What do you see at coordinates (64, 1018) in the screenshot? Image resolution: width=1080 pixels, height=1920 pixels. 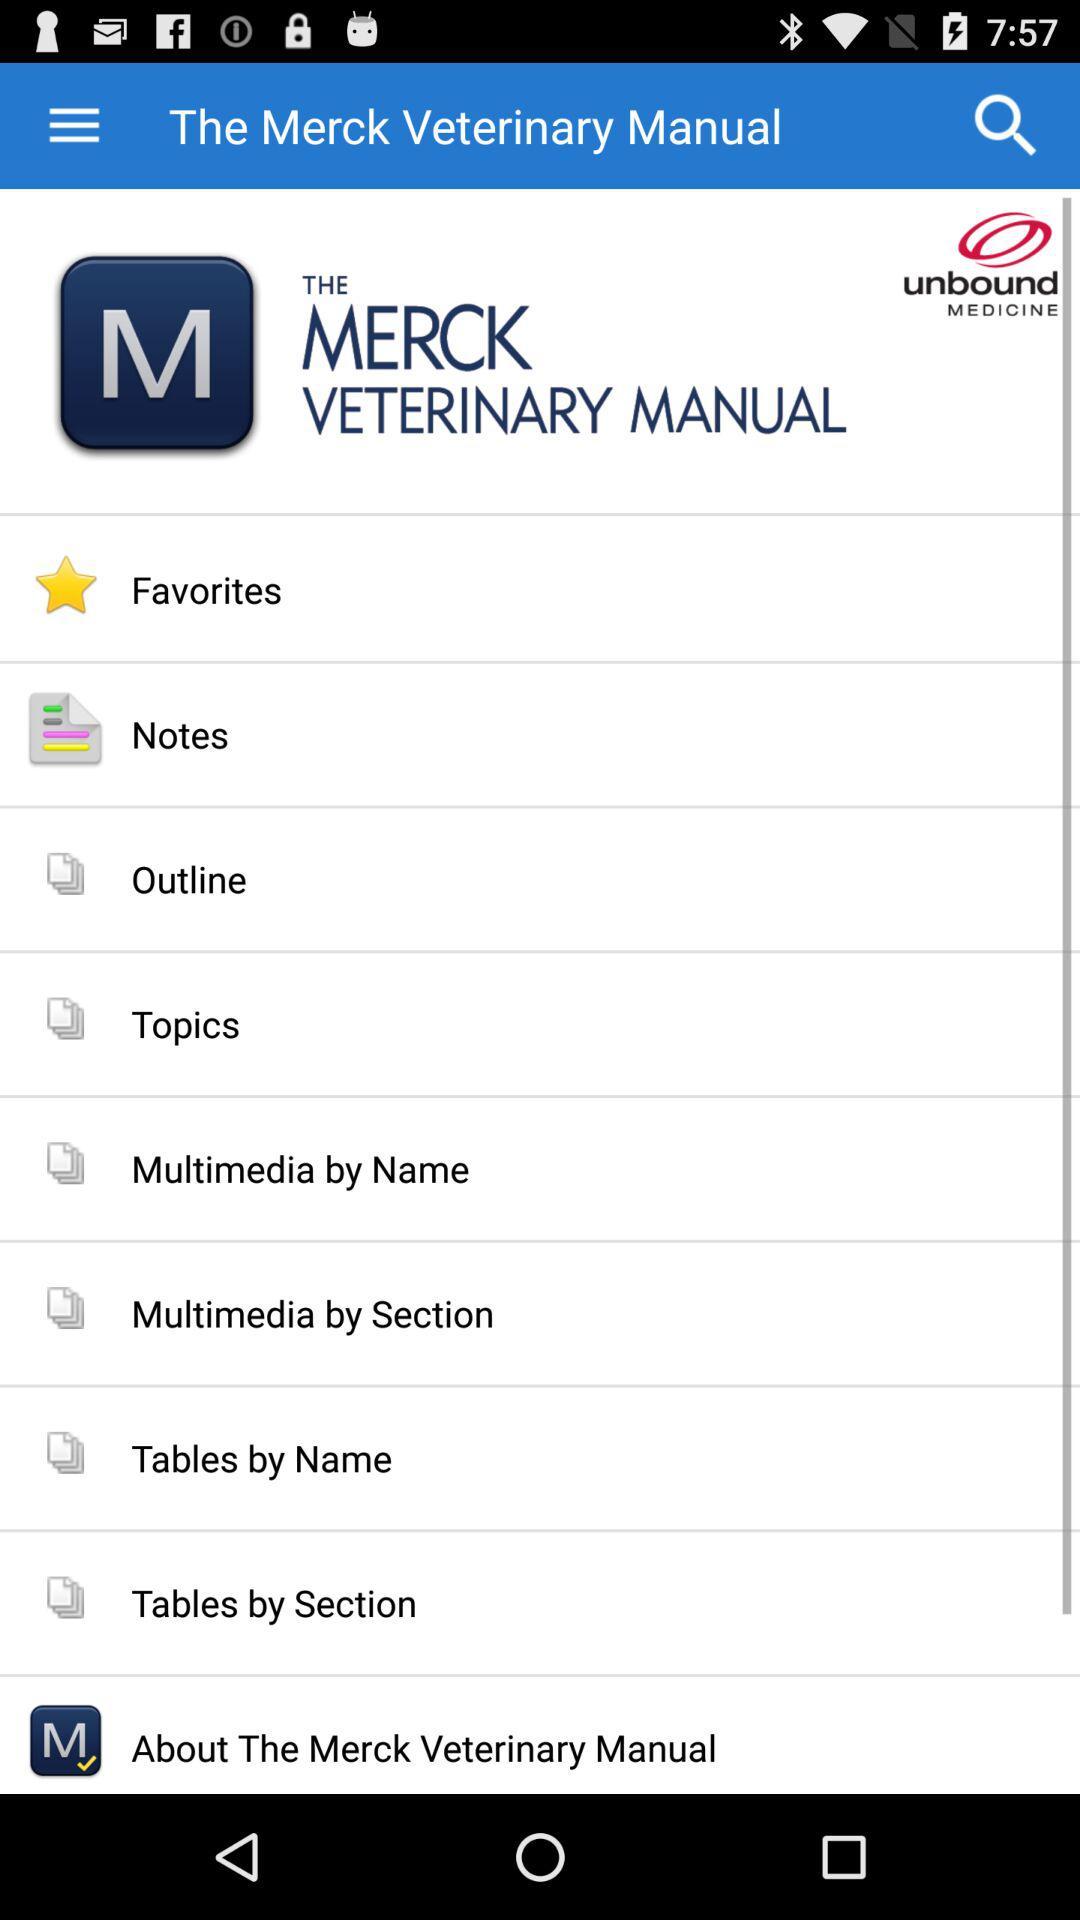 I see `the icon below outline` at bounding box center [64, 1018].